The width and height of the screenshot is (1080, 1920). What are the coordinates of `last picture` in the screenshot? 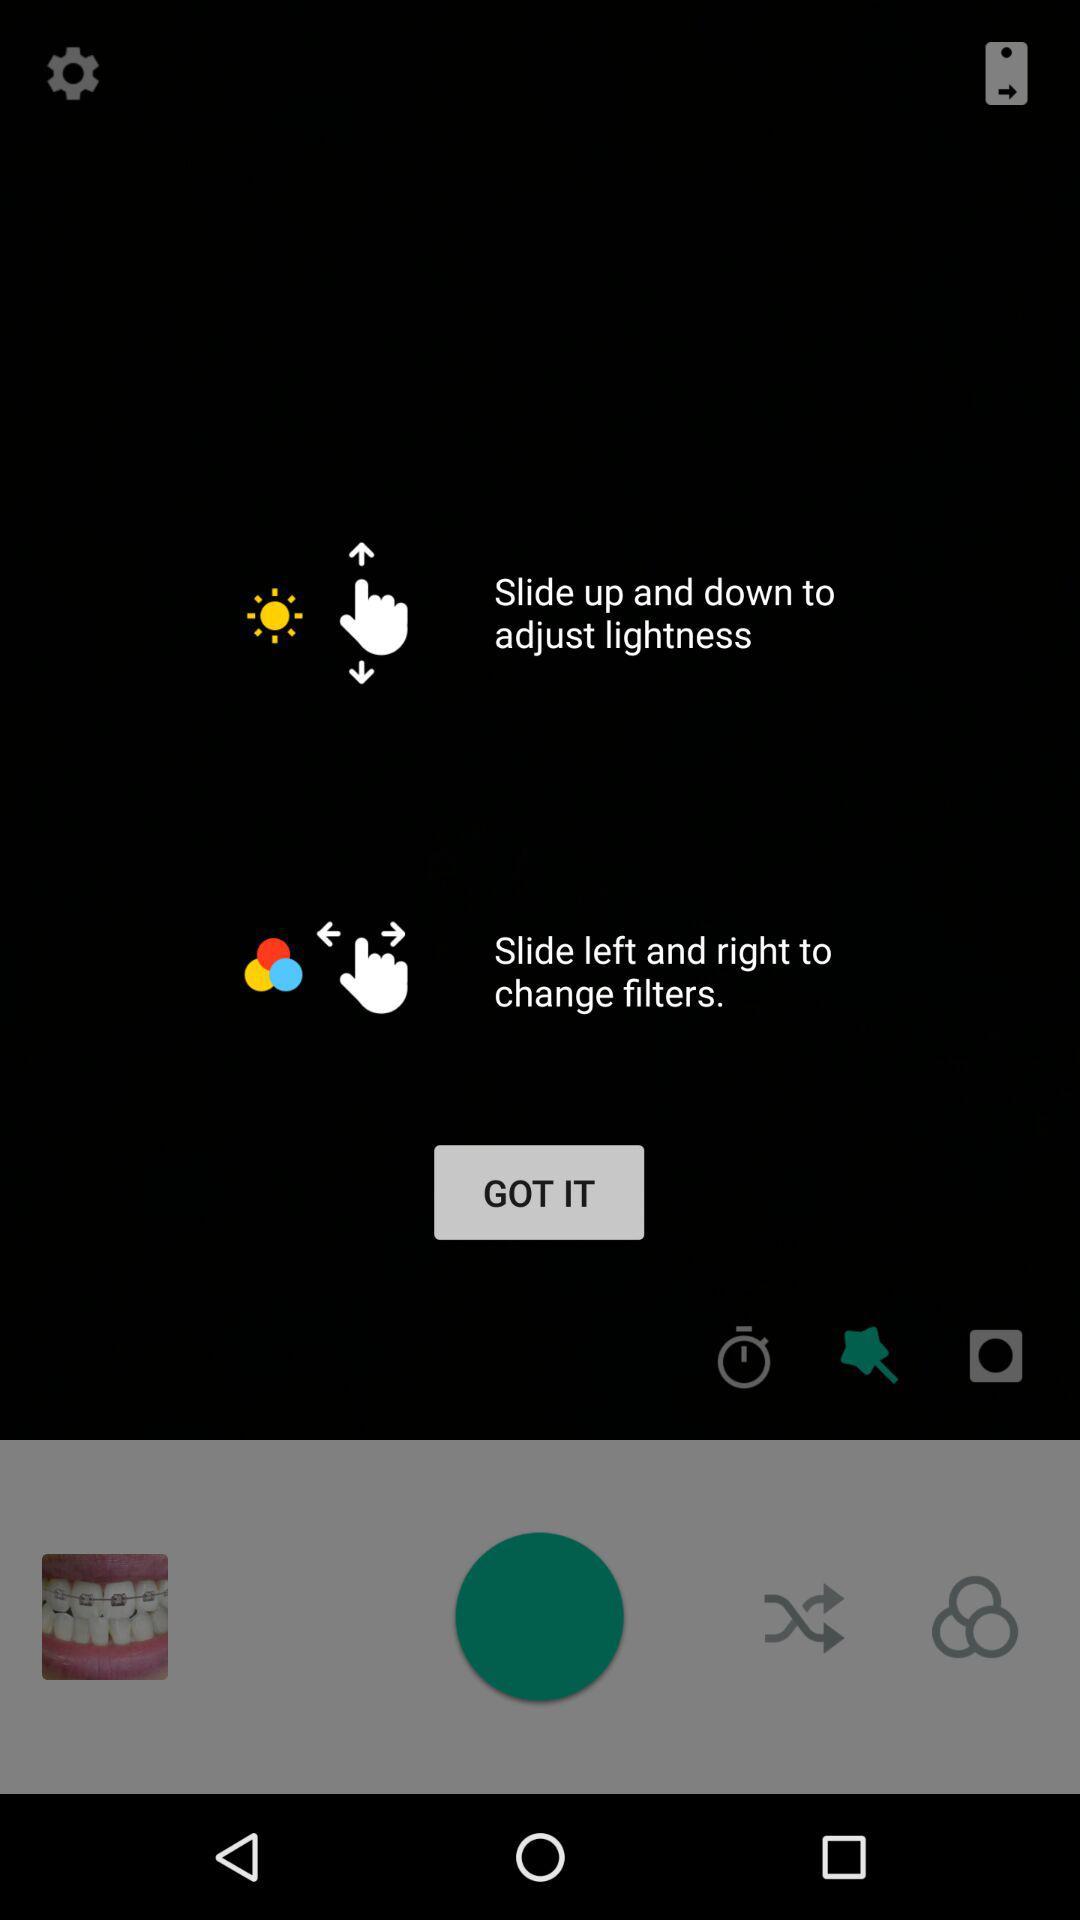 It's located at (104, 1617).